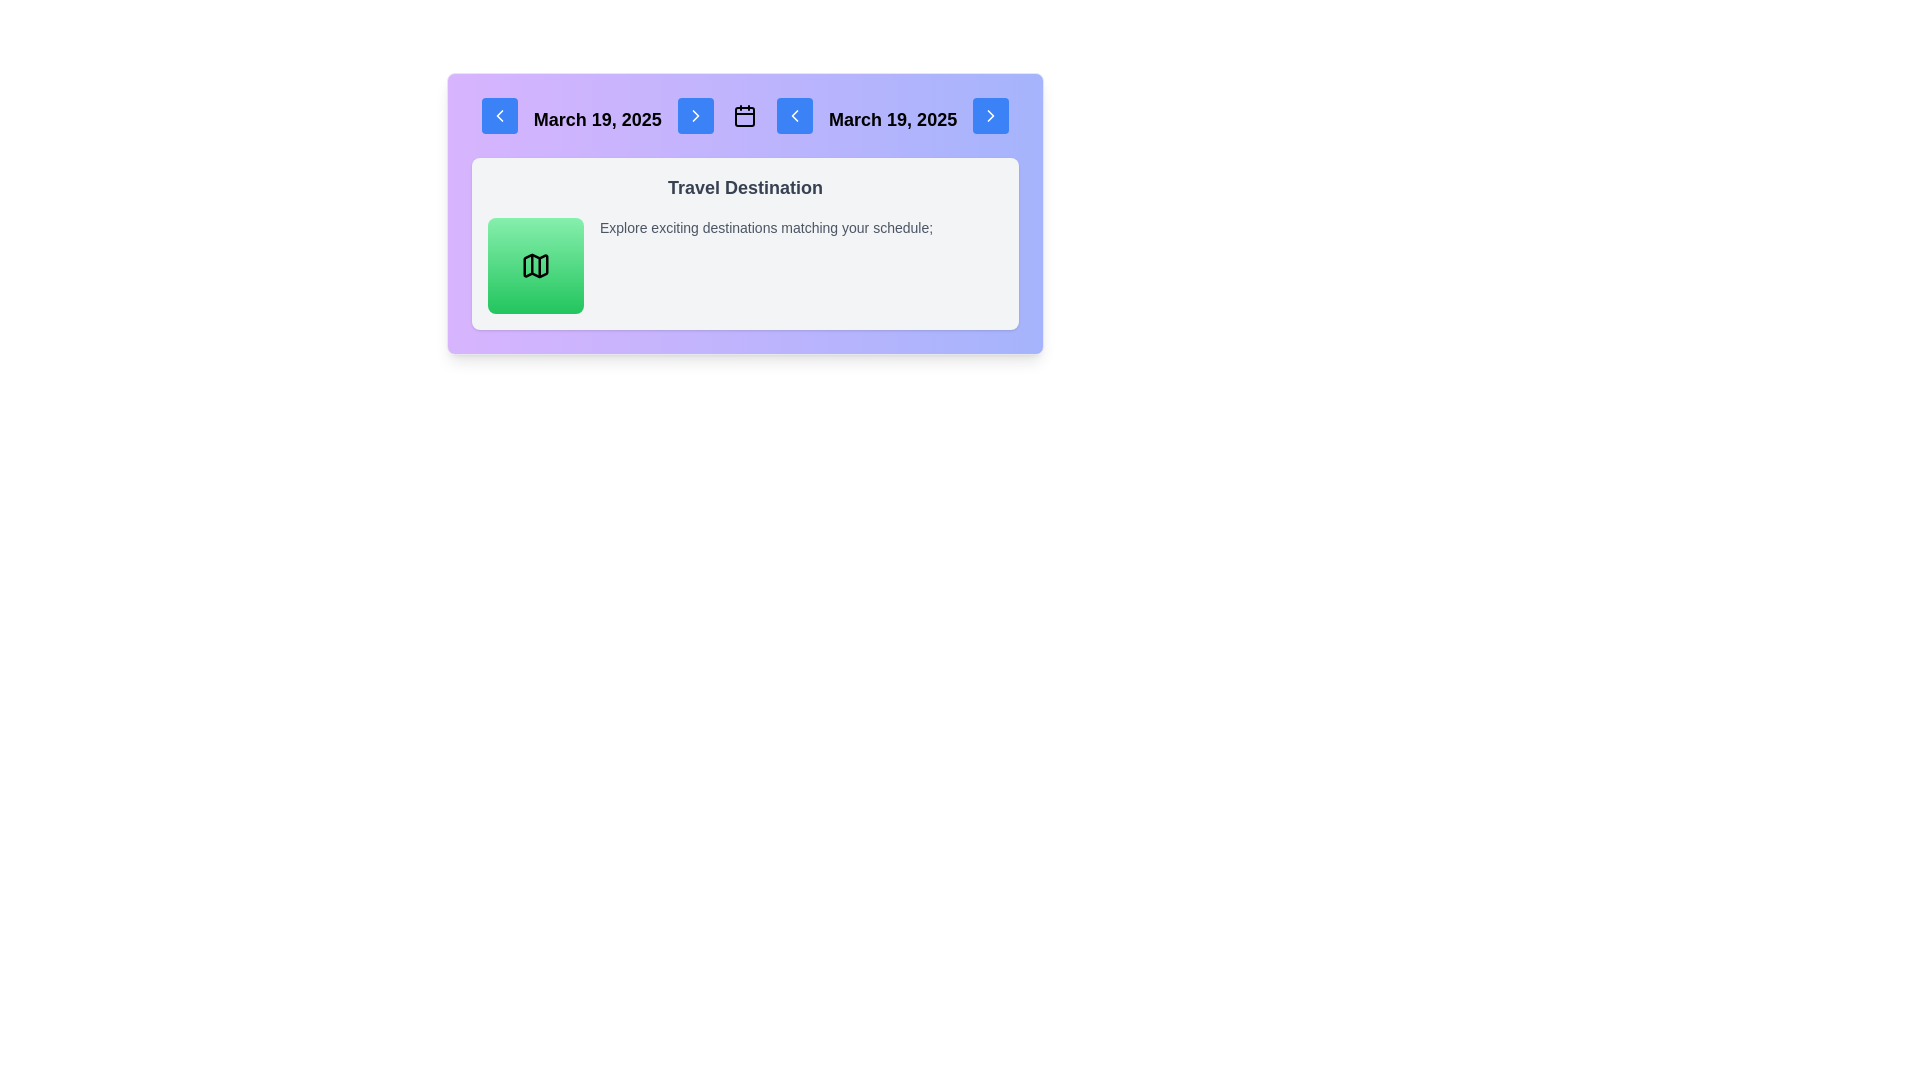  Describe the element at coordinates (794, 115) in the screenshot. I see `the leftward chevron icon in the top-left corner of the header area` at that location.